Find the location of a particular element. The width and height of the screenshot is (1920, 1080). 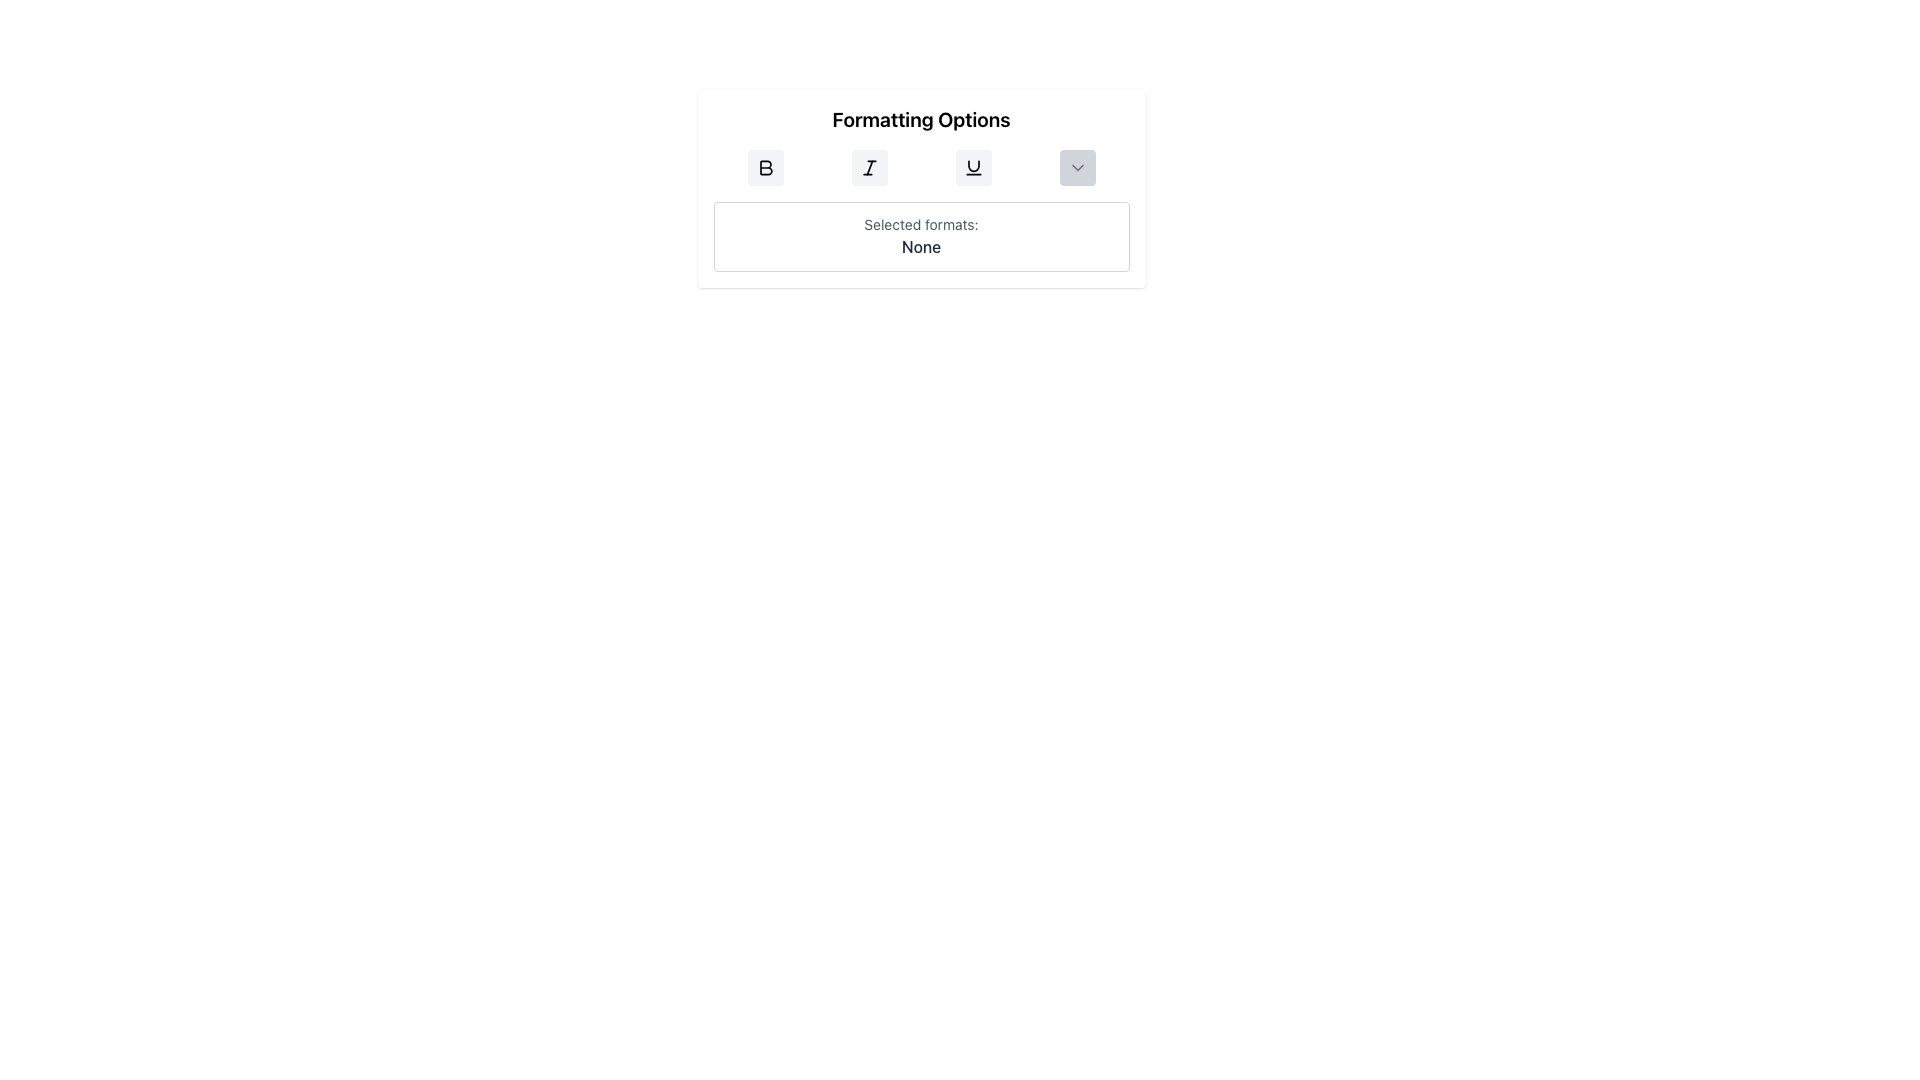

header text that serves as a label for the formatting tools section, positioned at the top of the formatting options box is located at coordinates (920, 119).